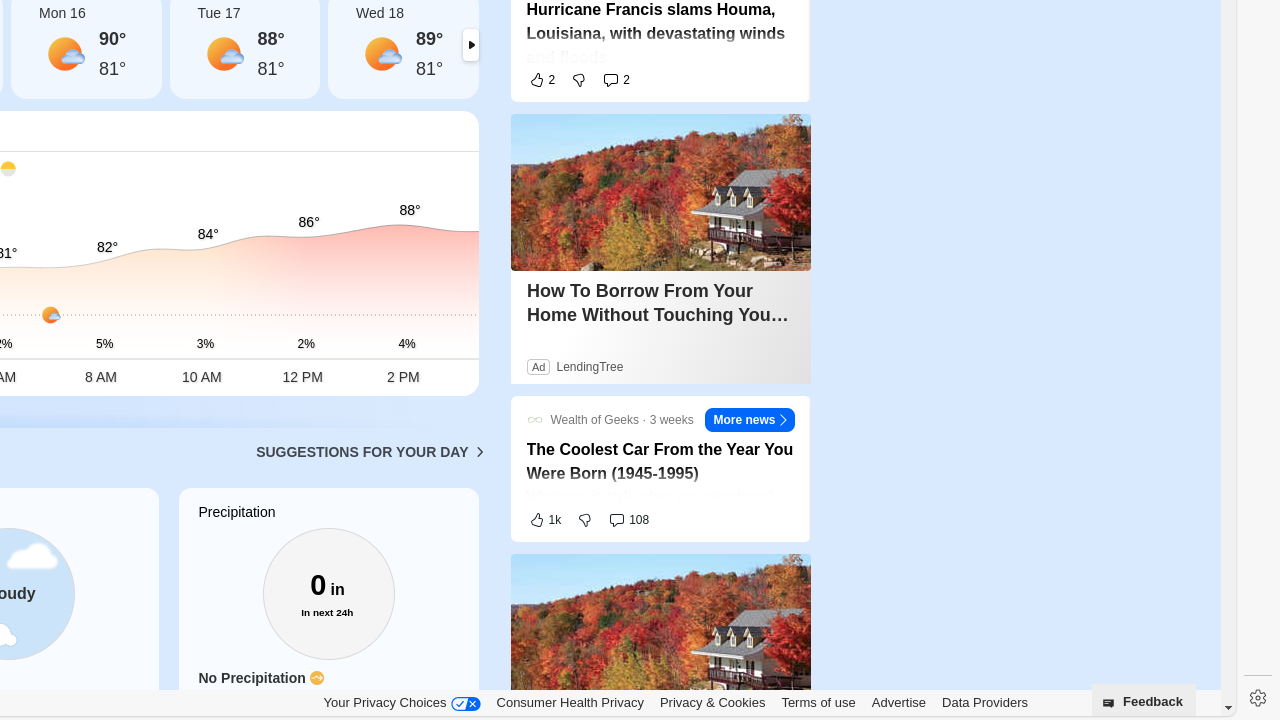 The image size is (1280, 720). Describe the element at coordinates (1143, 698) in the screenshot. I see `'Feedback'` at that location.